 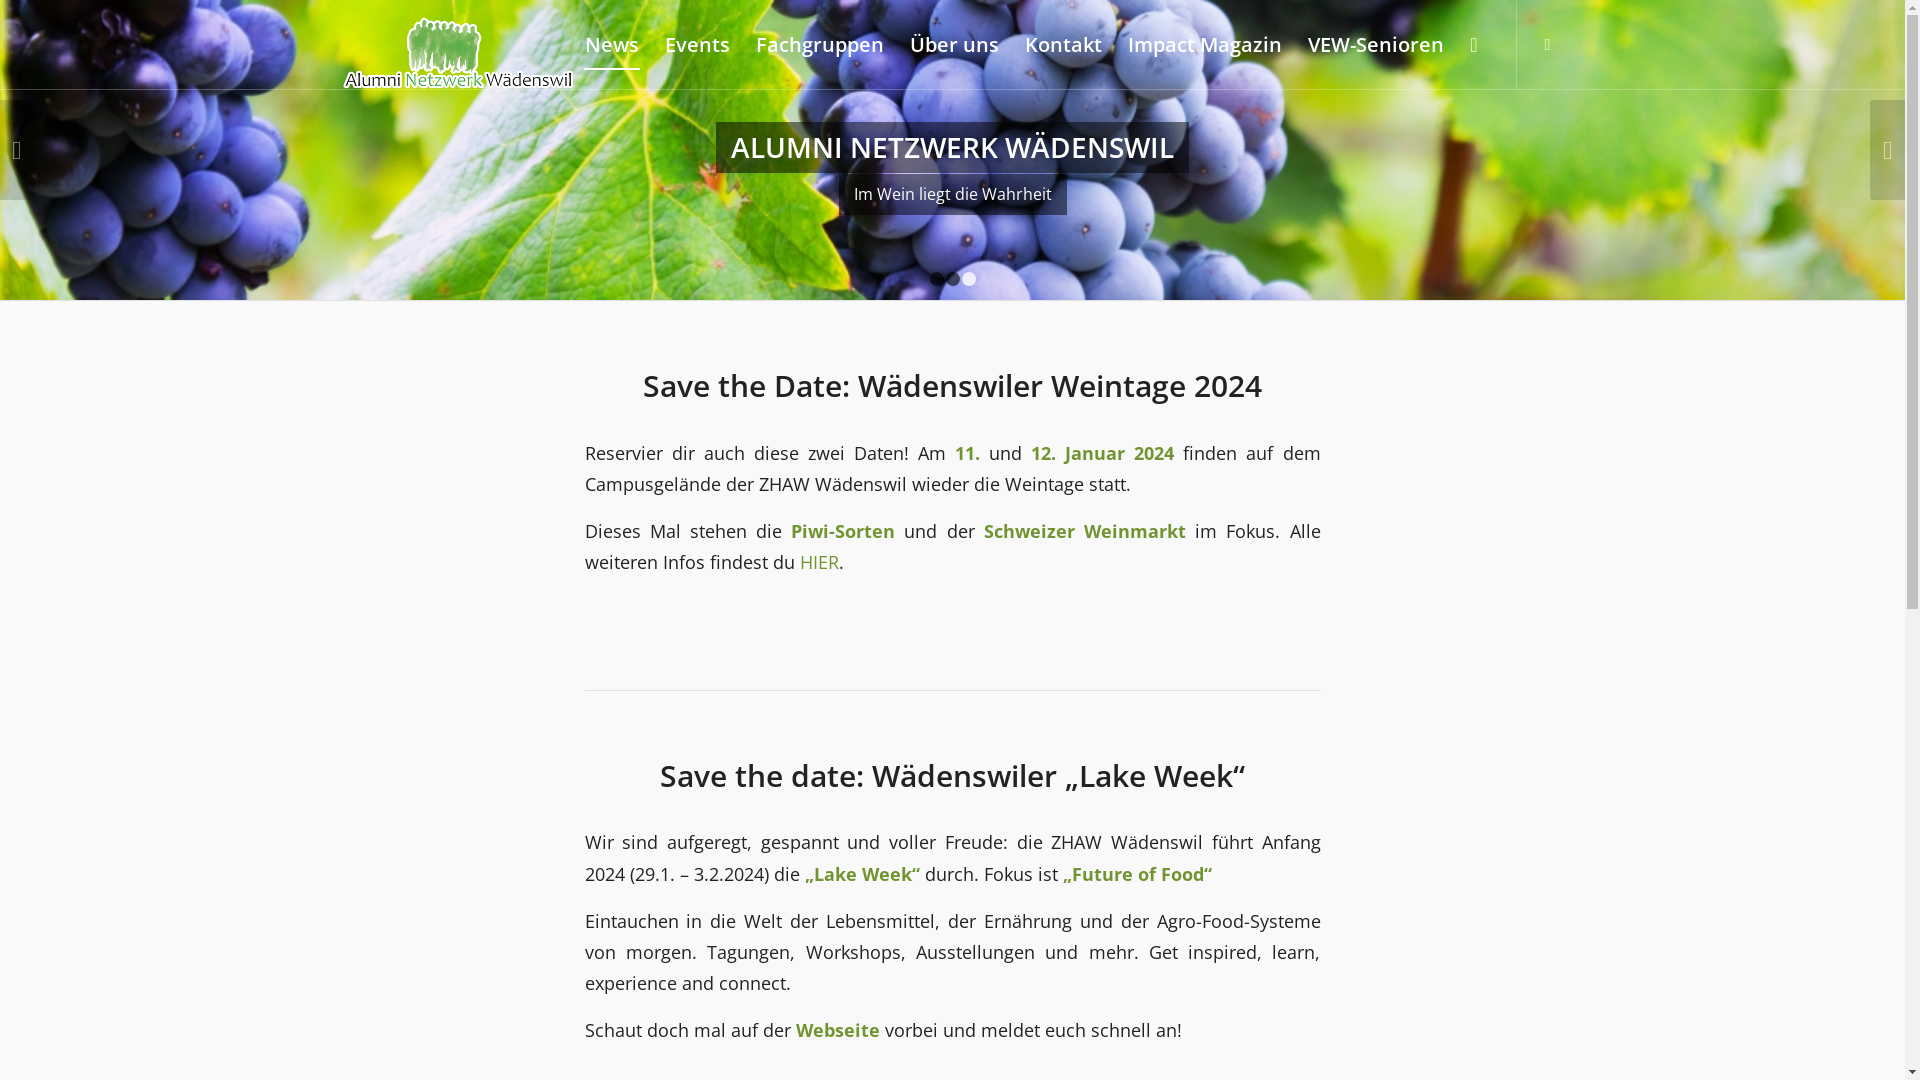 I want to click on 'HIER', so click(x=800, y=561).